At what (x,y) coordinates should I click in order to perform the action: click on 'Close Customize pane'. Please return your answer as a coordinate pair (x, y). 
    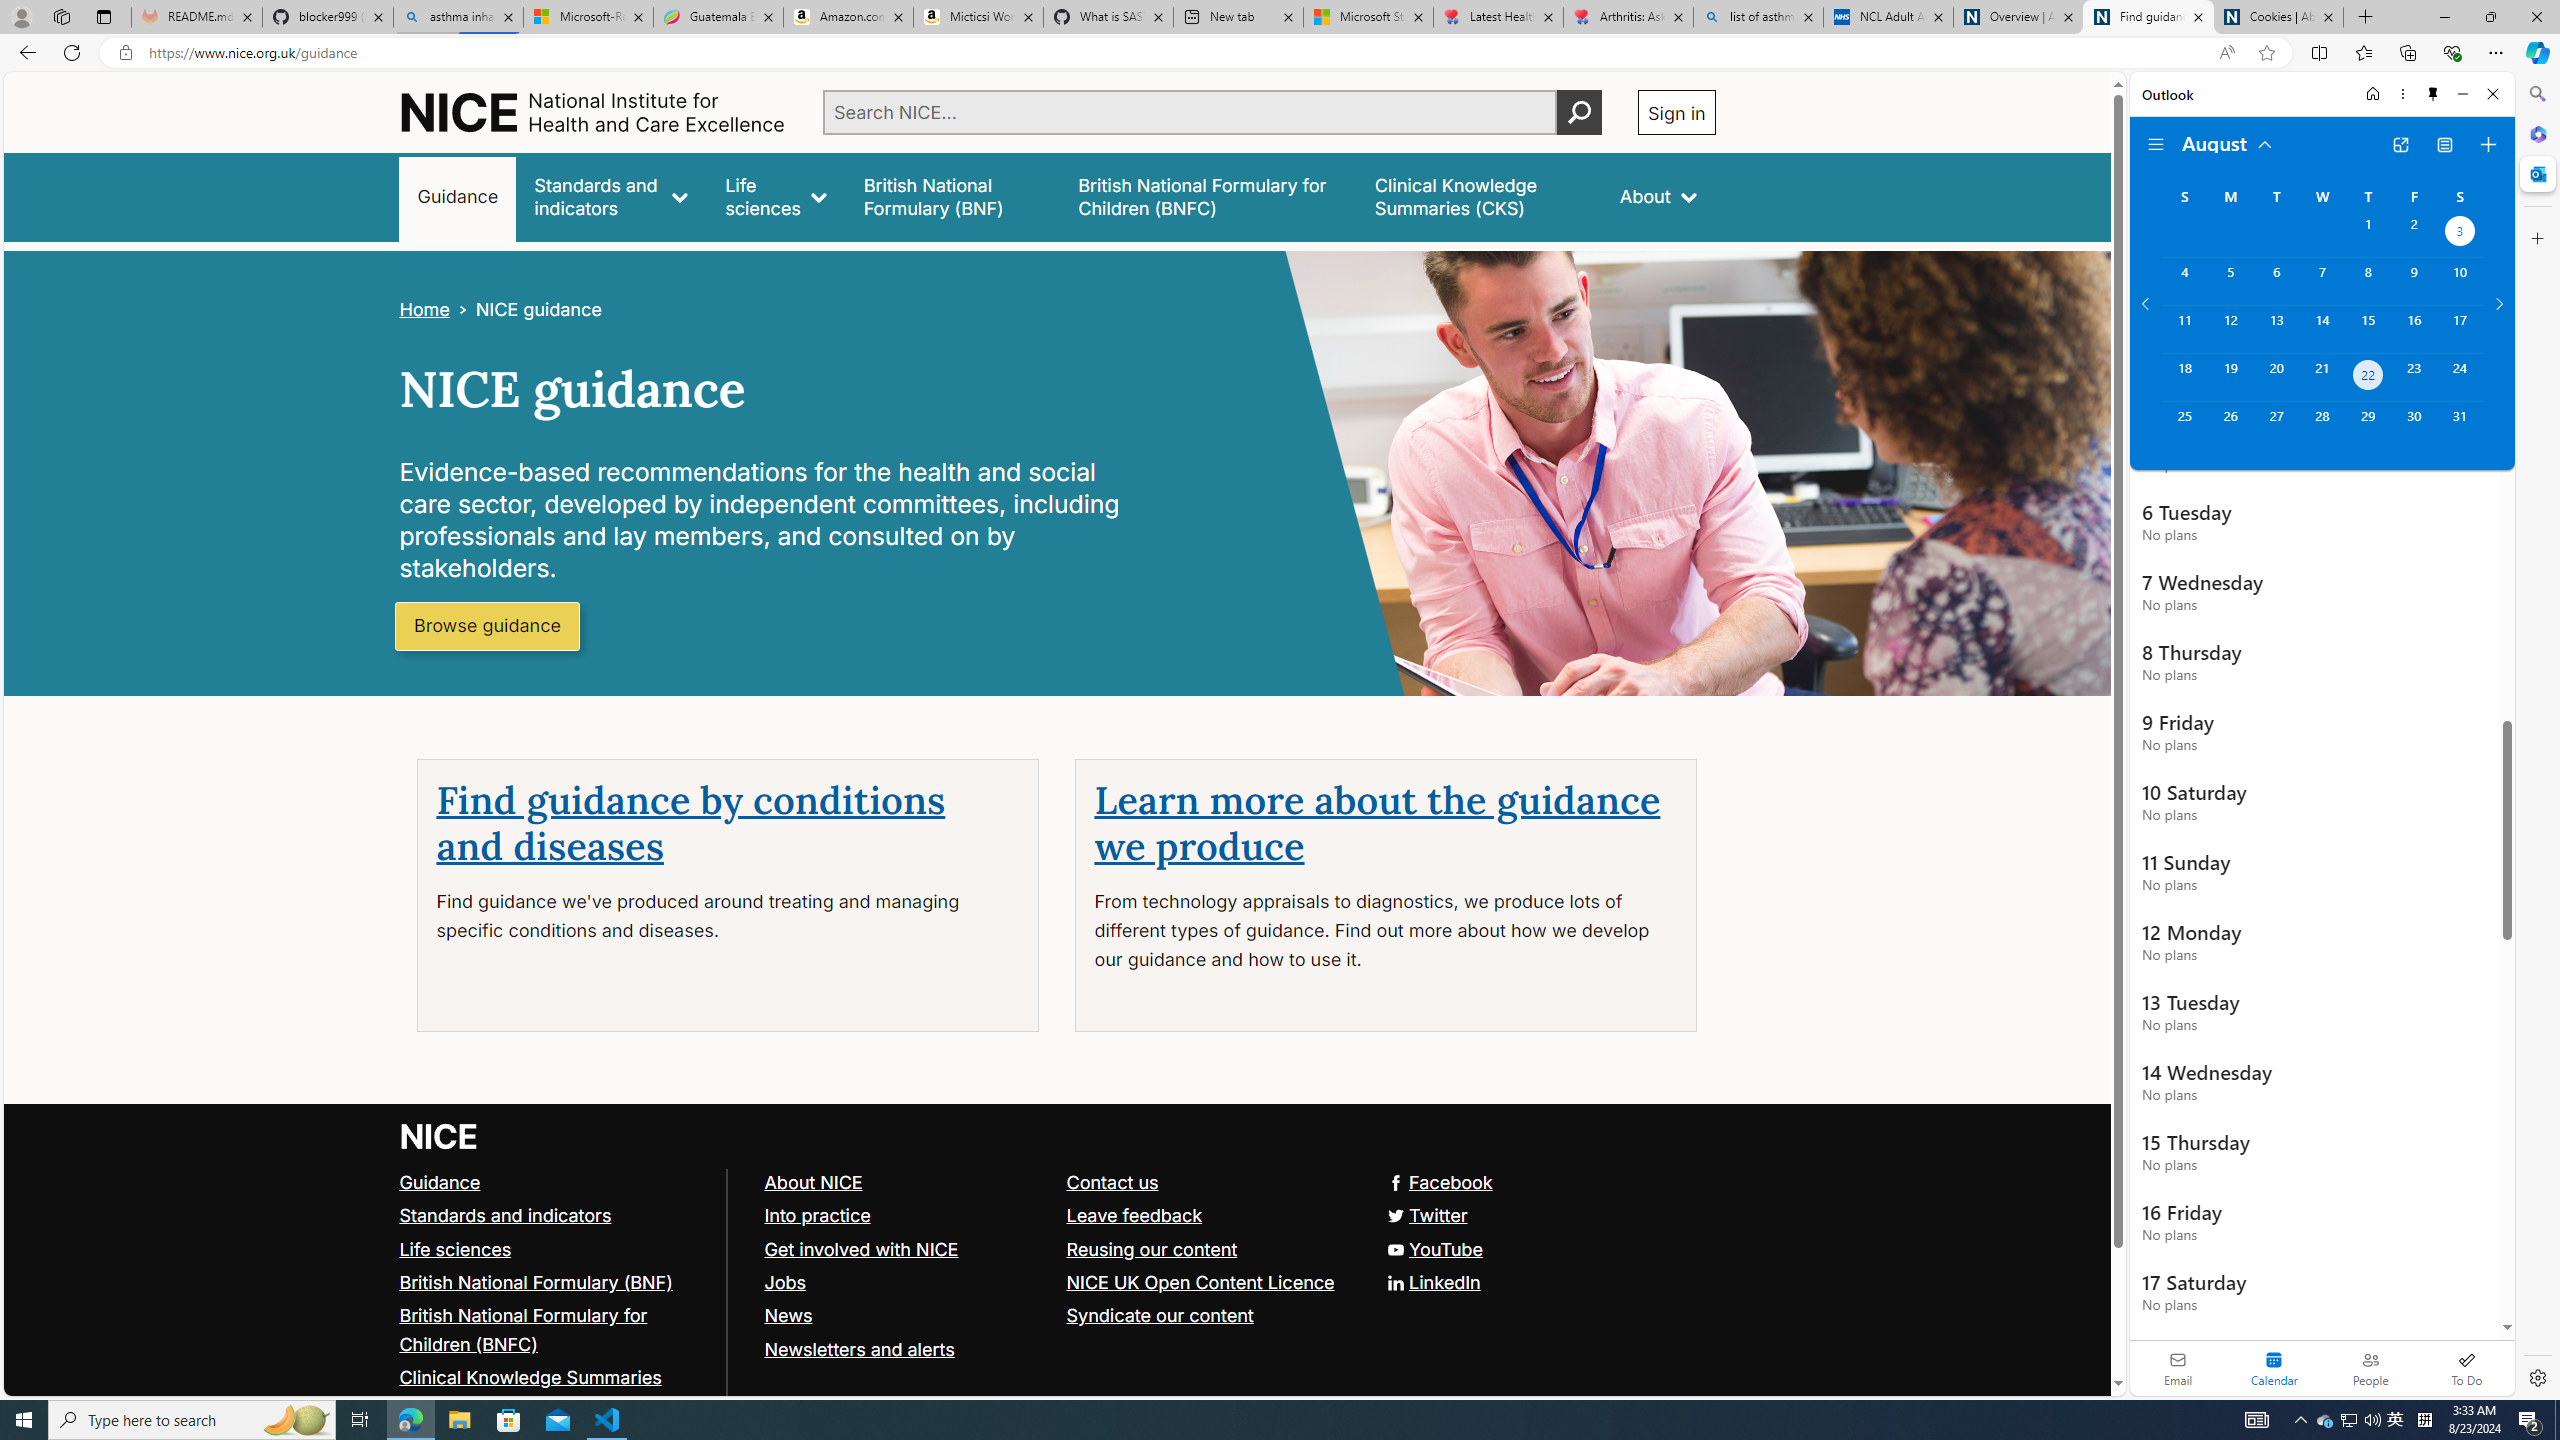
    Looking at the image, I should click on (2535, 237).